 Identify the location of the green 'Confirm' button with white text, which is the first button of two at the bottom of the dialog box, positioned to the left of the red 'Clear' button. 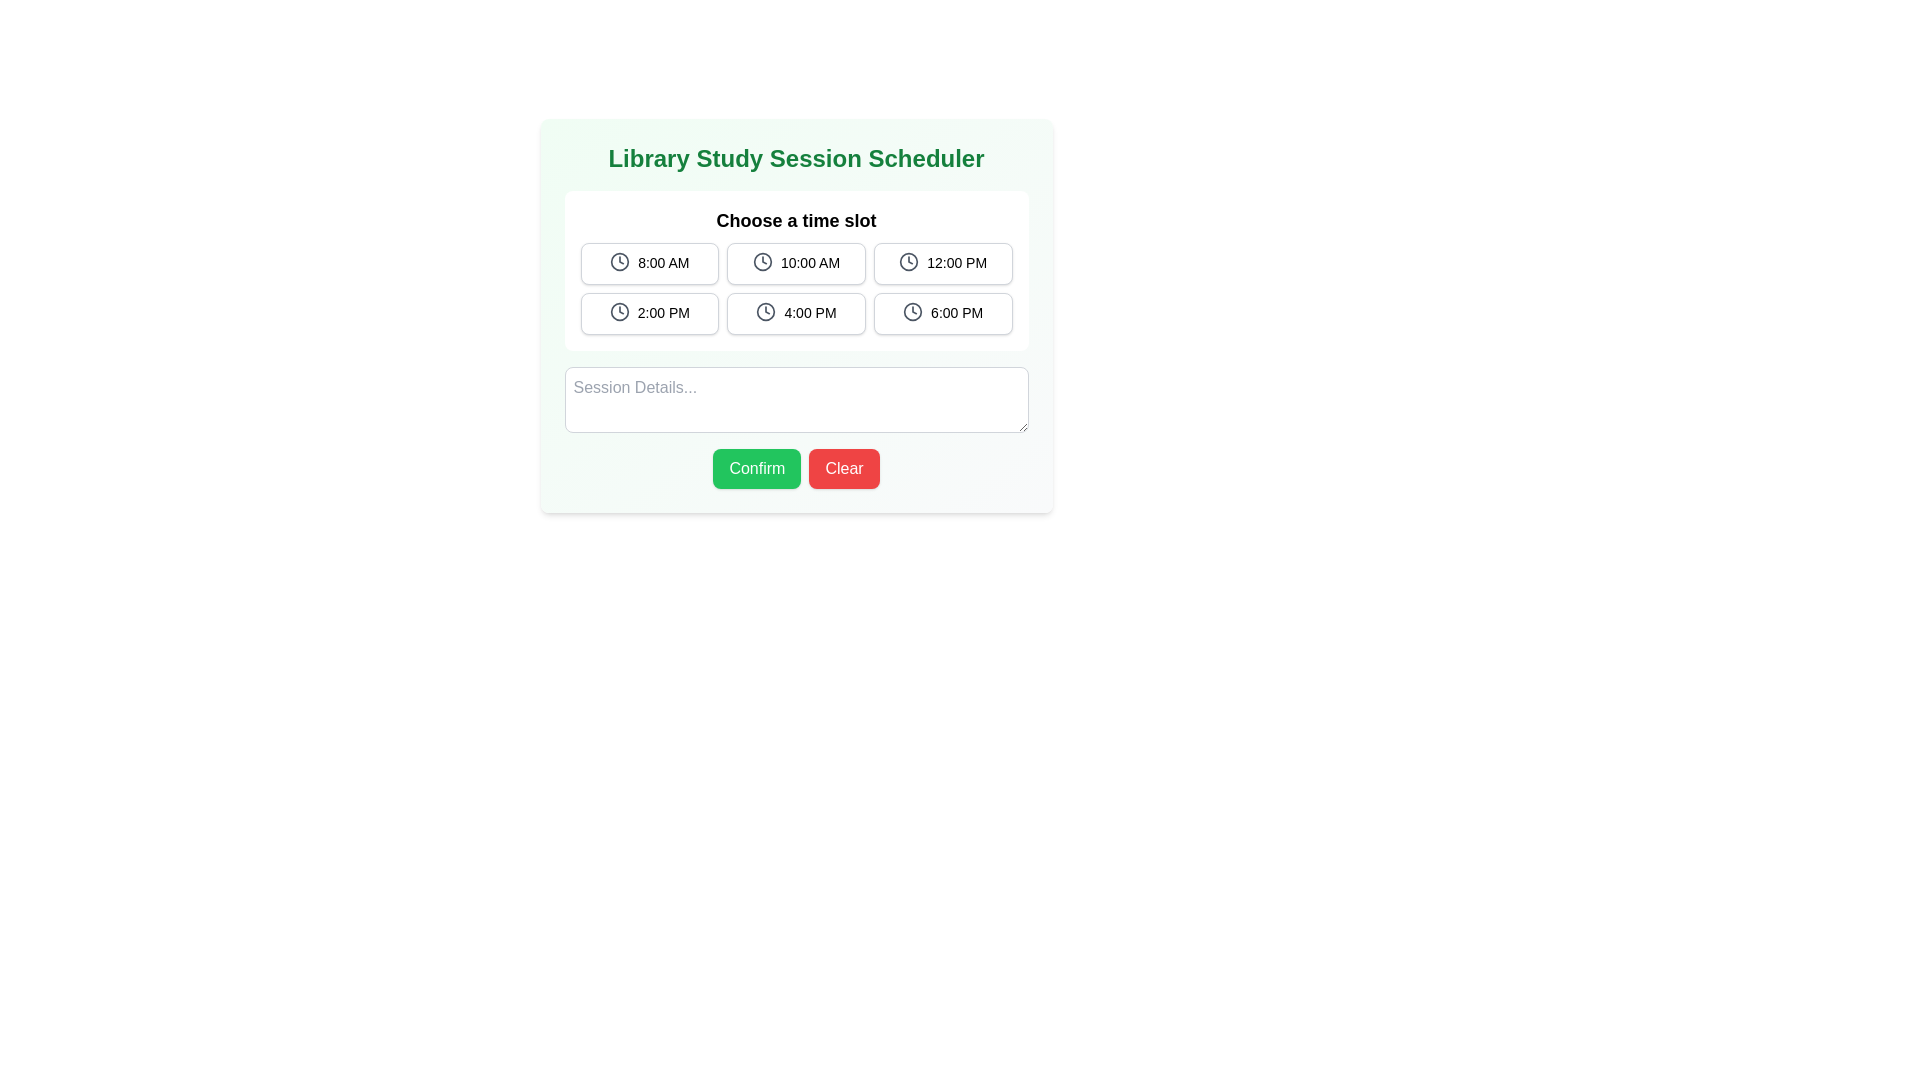
(756, 469).